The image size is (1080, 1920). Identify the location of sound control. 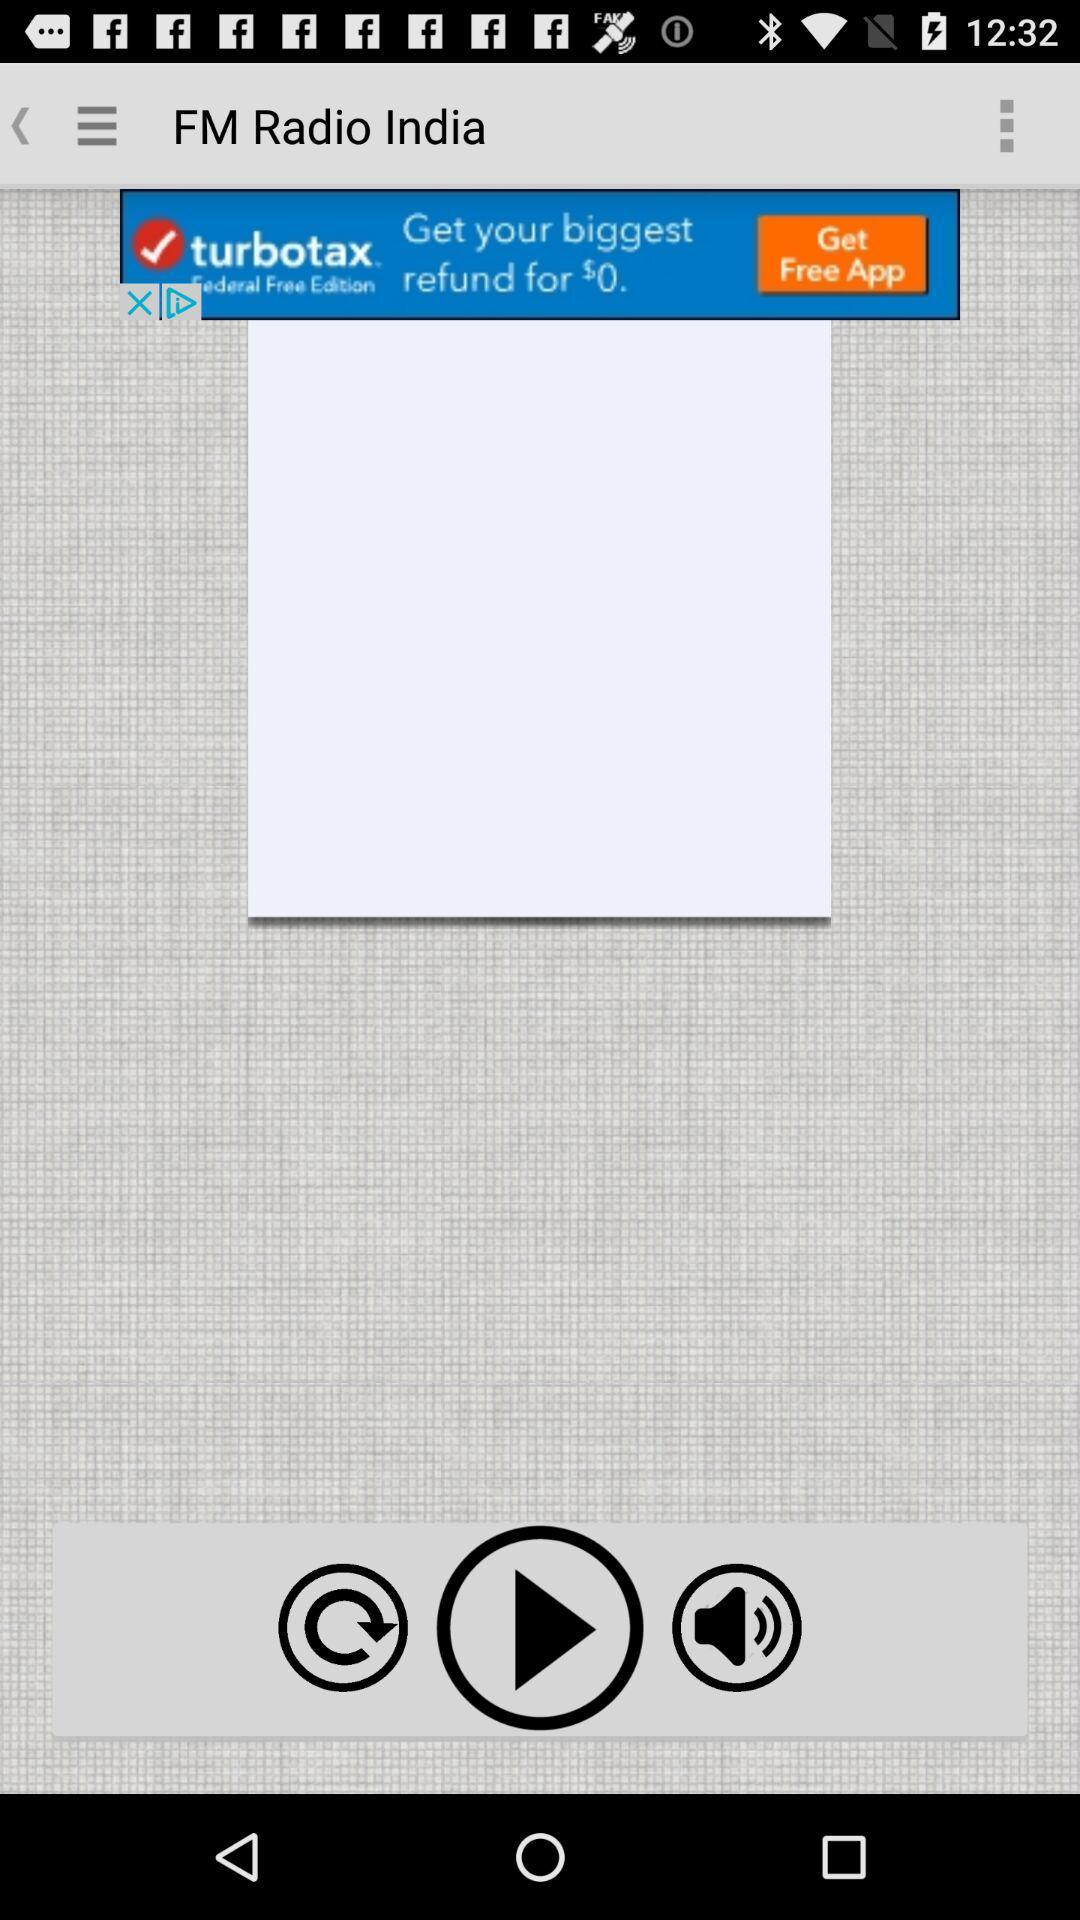
(736, 1627).